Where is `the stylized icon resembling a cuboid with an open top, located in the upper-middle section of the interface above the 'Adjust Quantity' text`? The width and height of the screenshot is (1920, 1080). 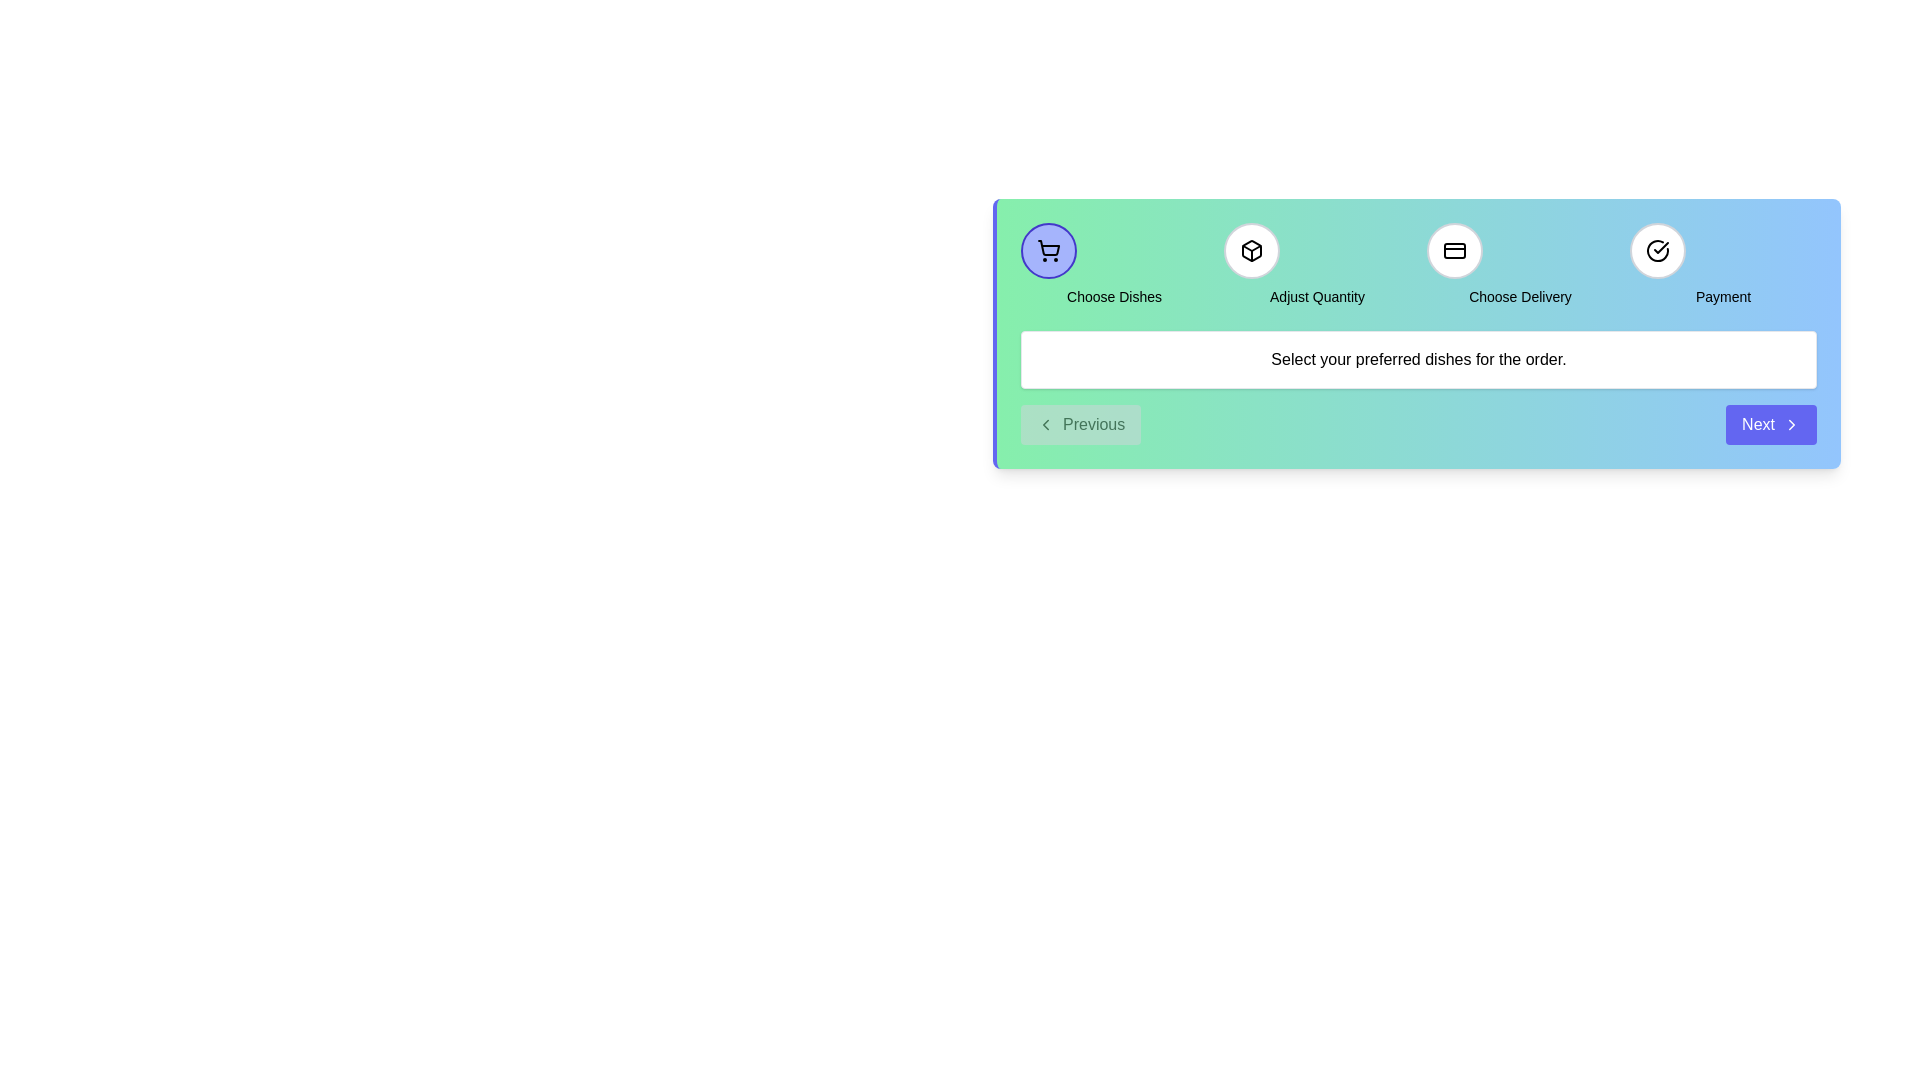 the stylized icon resembling a cuboid with an open top, located in the upper-middle section of the interface above the 'Adjust Quantity' text is located at coordinates (1251, 249).